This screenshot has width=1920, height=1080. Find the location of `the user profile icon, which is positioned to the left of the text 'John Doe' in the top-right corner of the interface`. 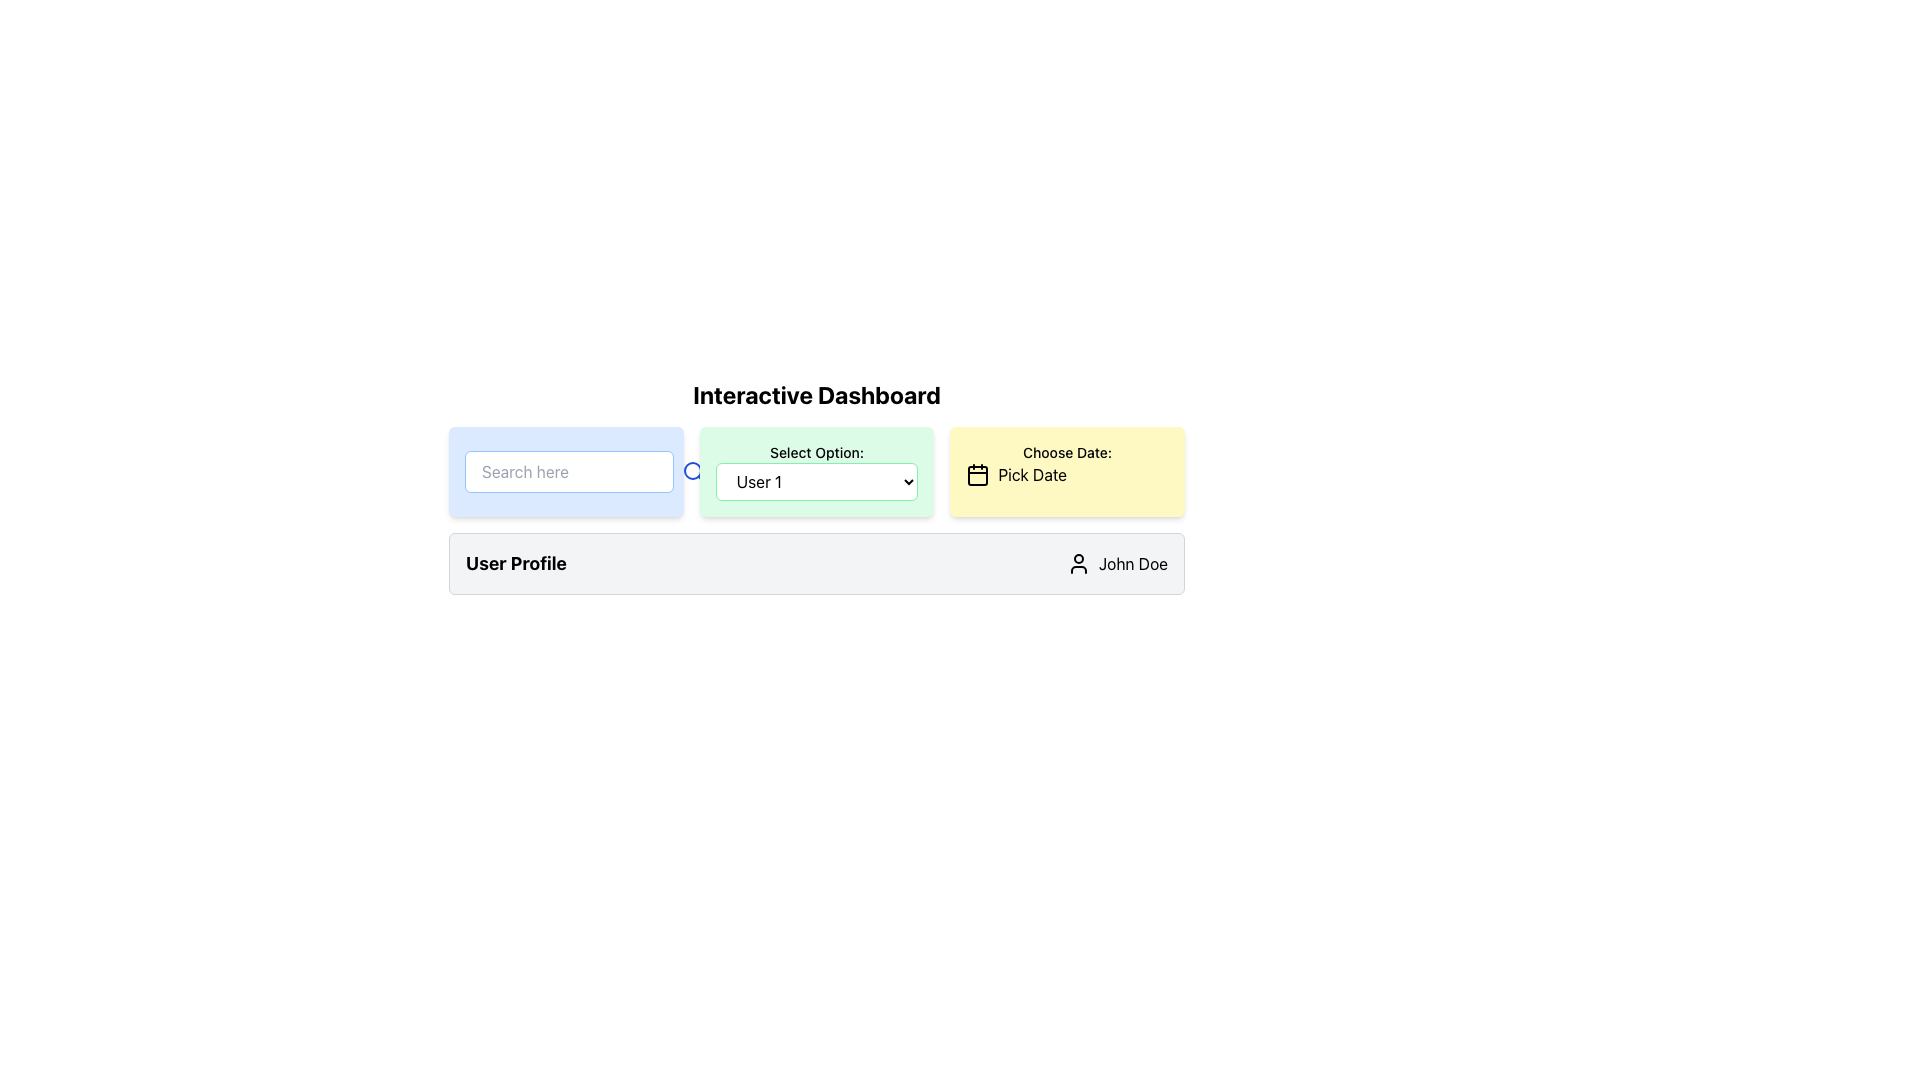

the user profile icon, which is positioned to the left of the text 'John Doe' in the top-right corner of the interface is located at coordinates (1078, 563).